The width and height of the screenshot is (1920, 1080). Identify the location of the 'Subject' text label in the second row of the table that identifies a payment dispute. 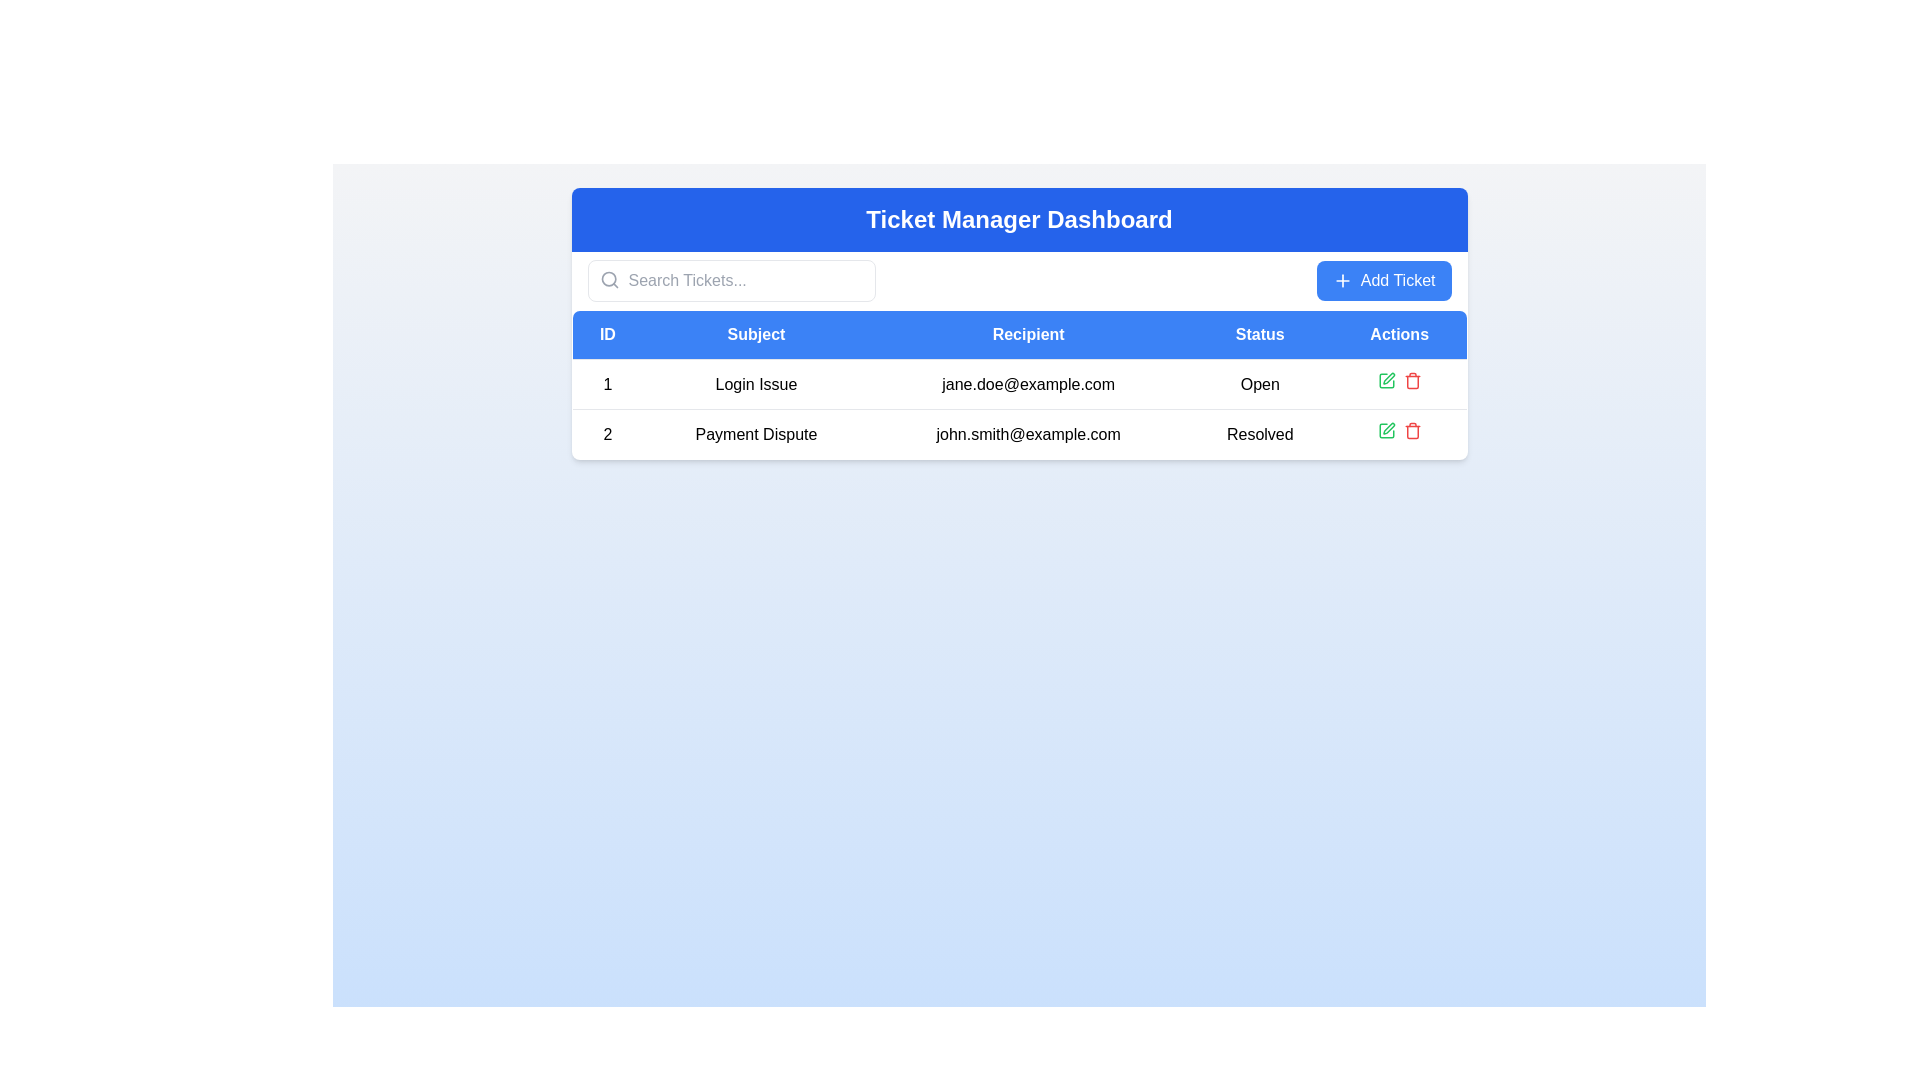
(755, 433).